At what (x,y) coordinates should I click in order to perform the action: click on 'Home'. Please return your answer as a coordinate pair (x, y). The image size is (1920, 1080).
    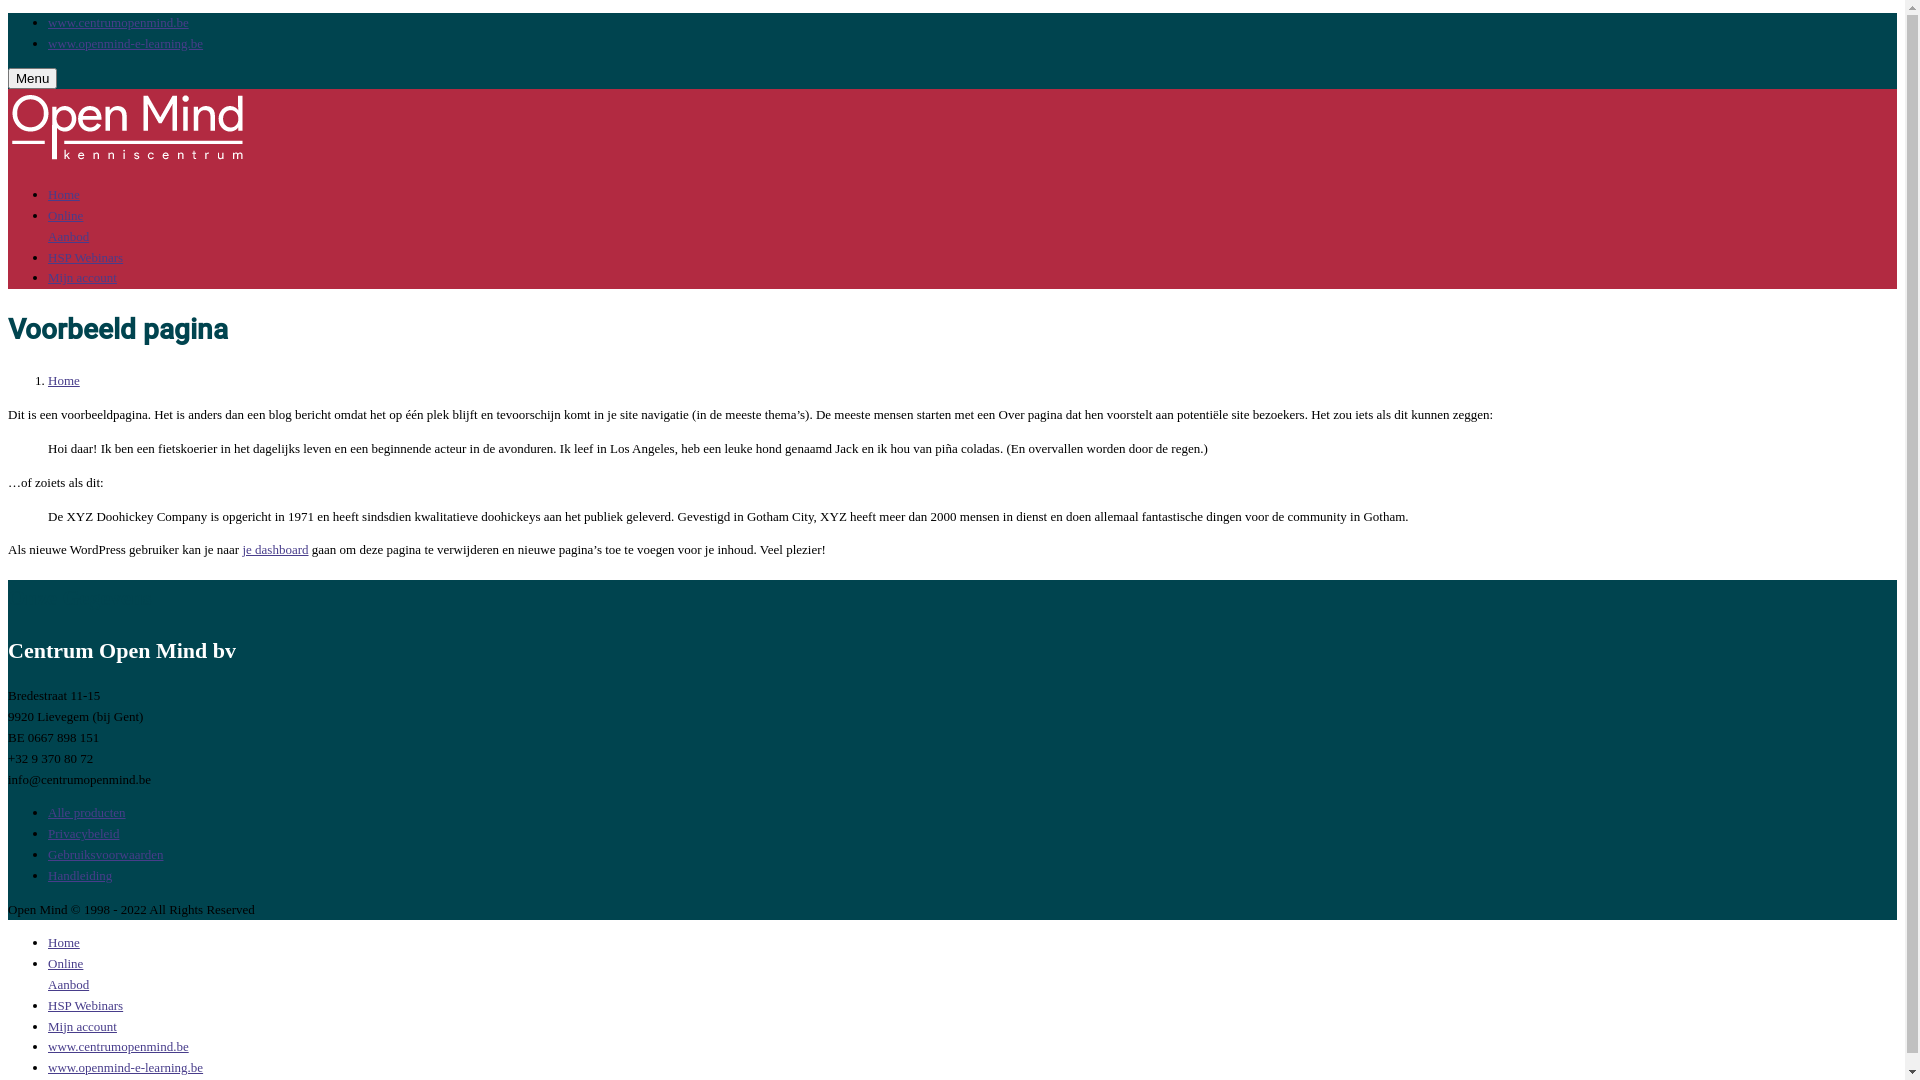
    Looking at the image, I should click on (63, 942).